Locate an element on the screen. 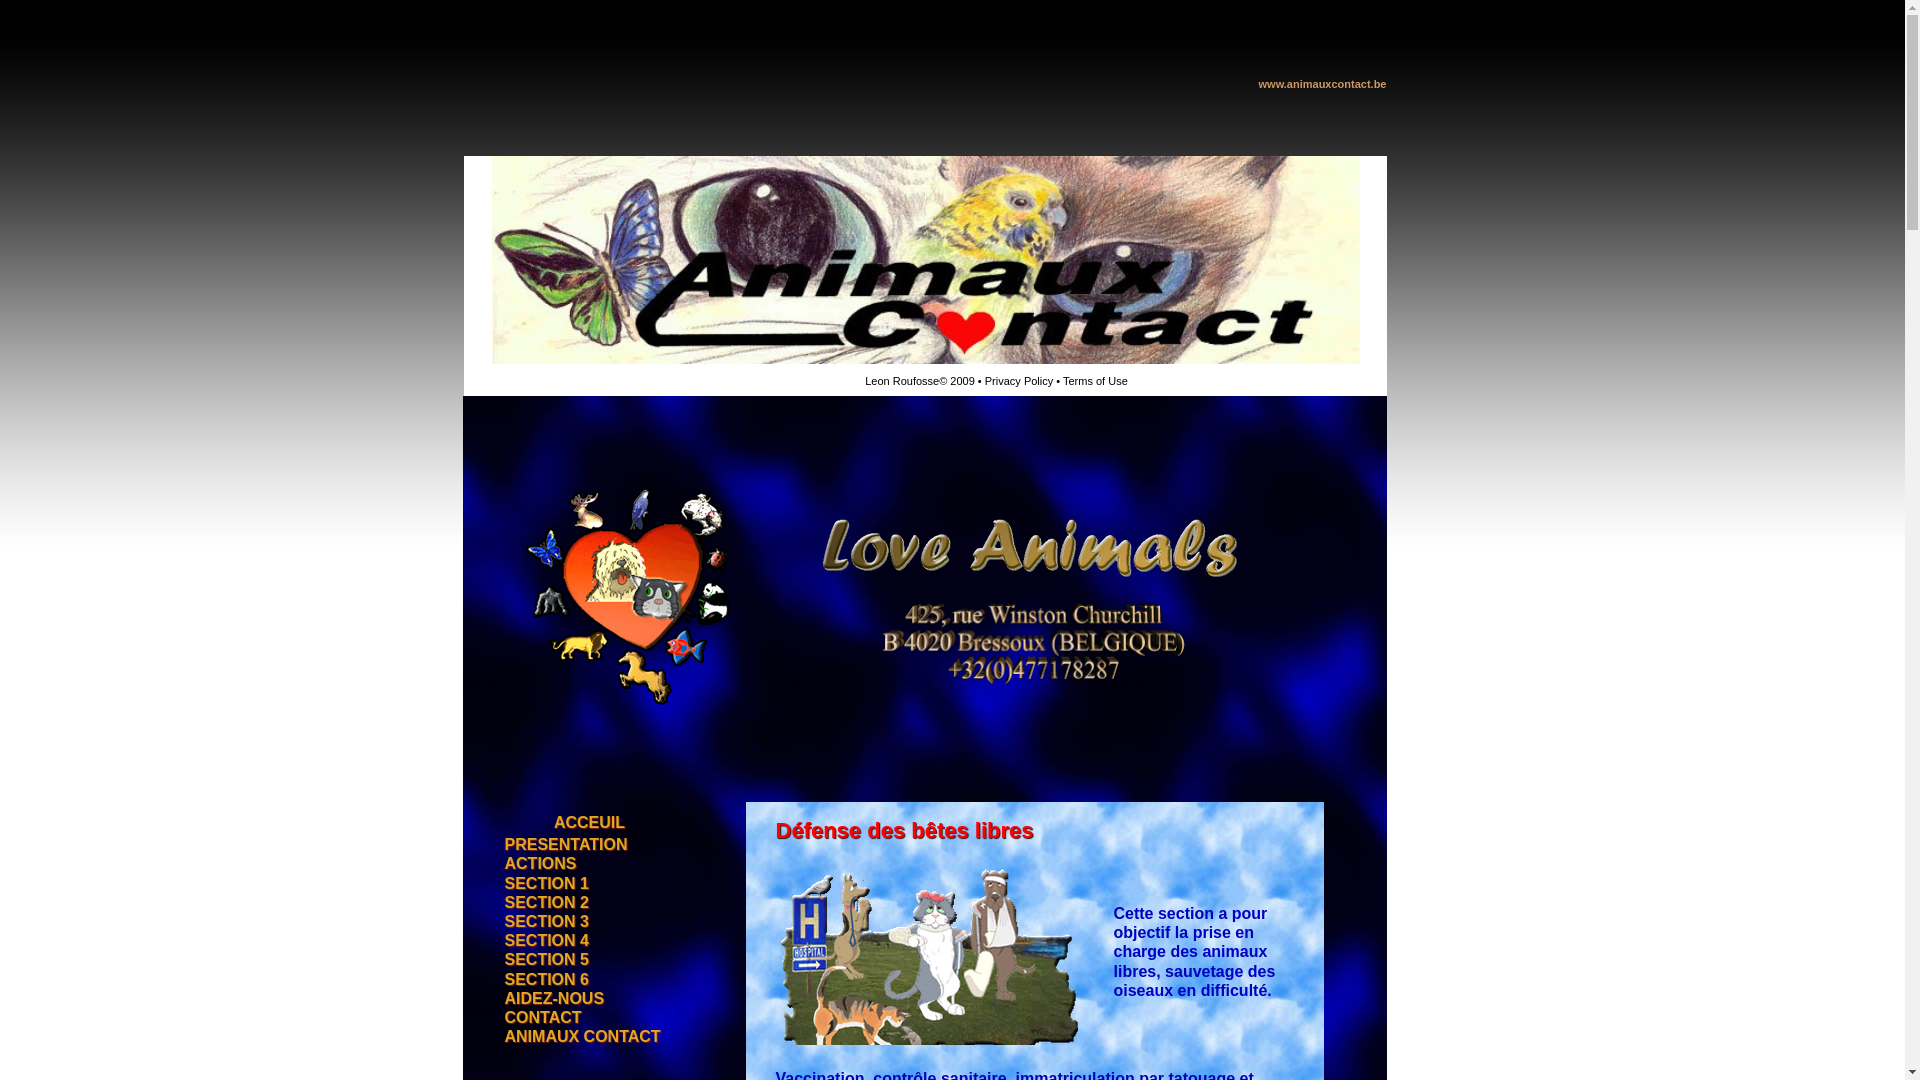 This screenshot has width=1920, height=1080. 'ACTIONS' is located at coordinates (539, 863).